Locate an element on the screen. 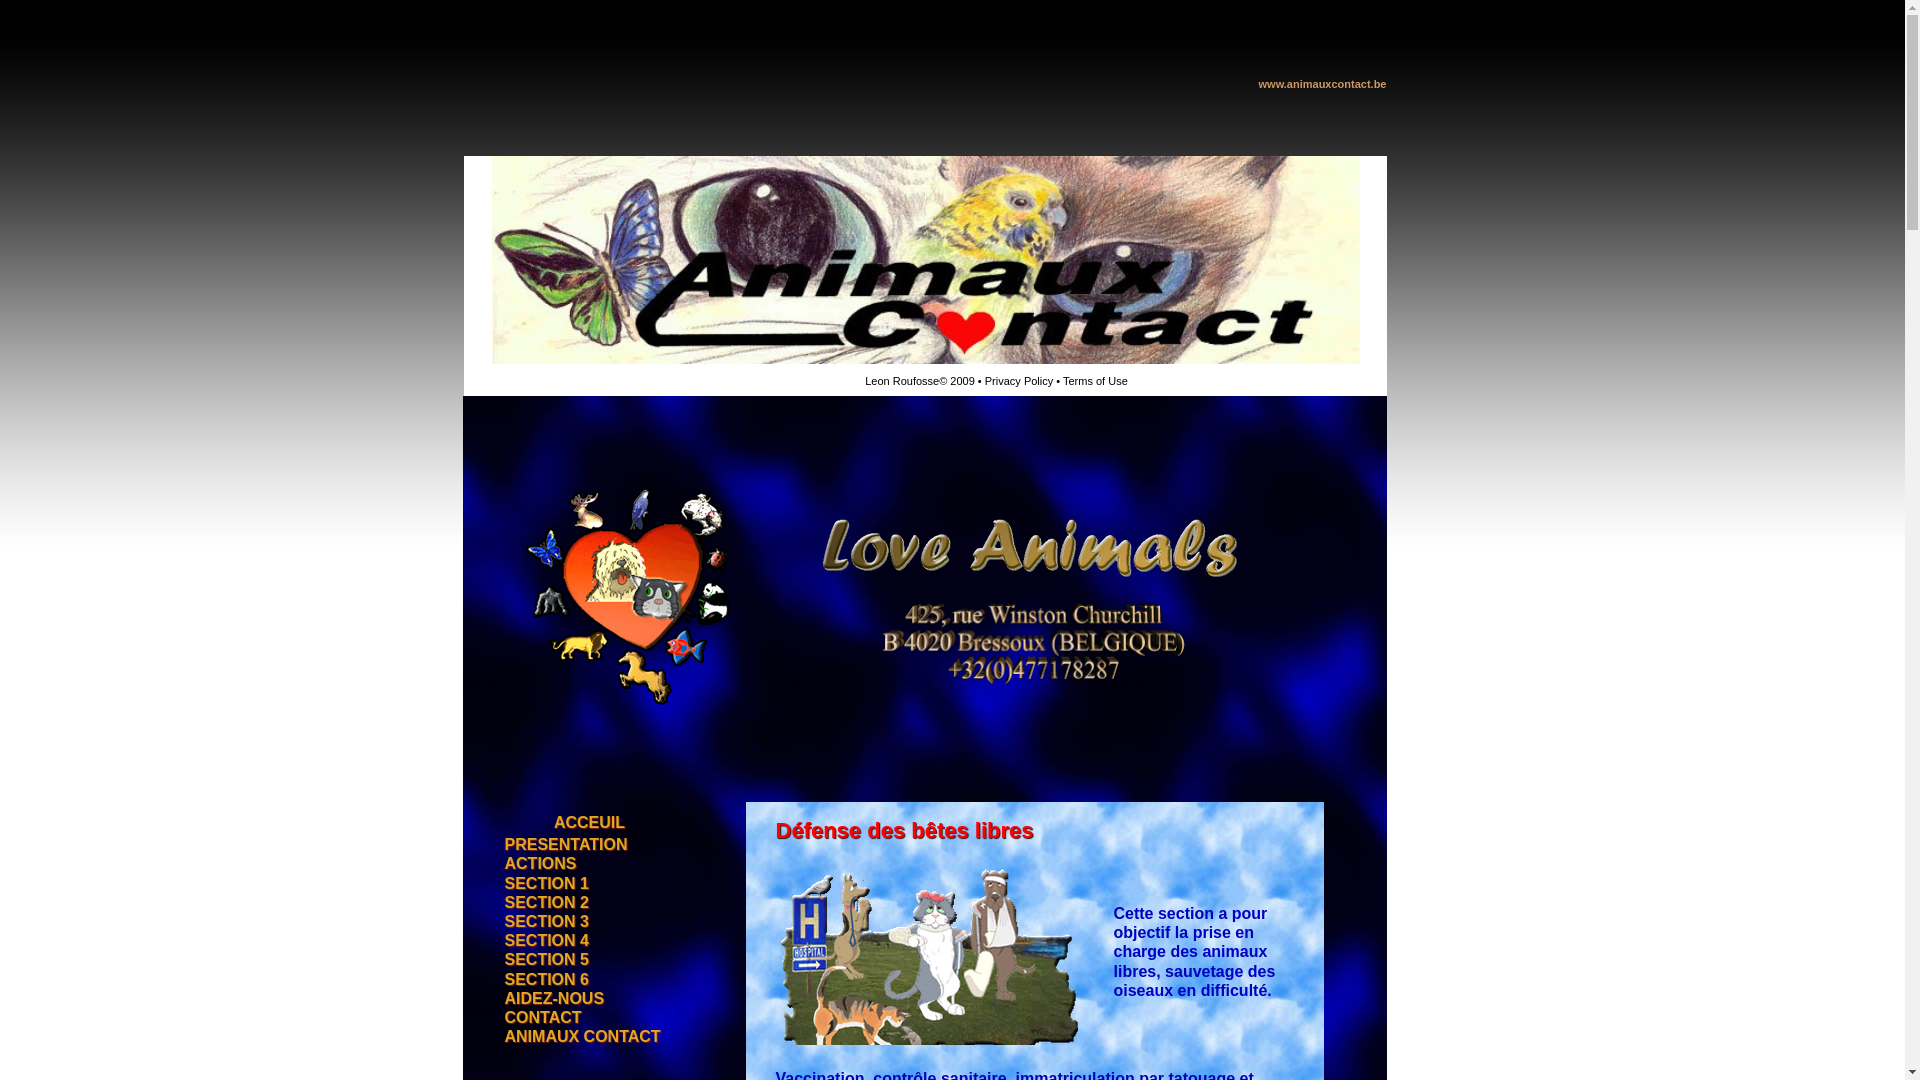 This screenshot has width=1920, height=1080. 'ACTIONS' is located at coordinates (539, 863).